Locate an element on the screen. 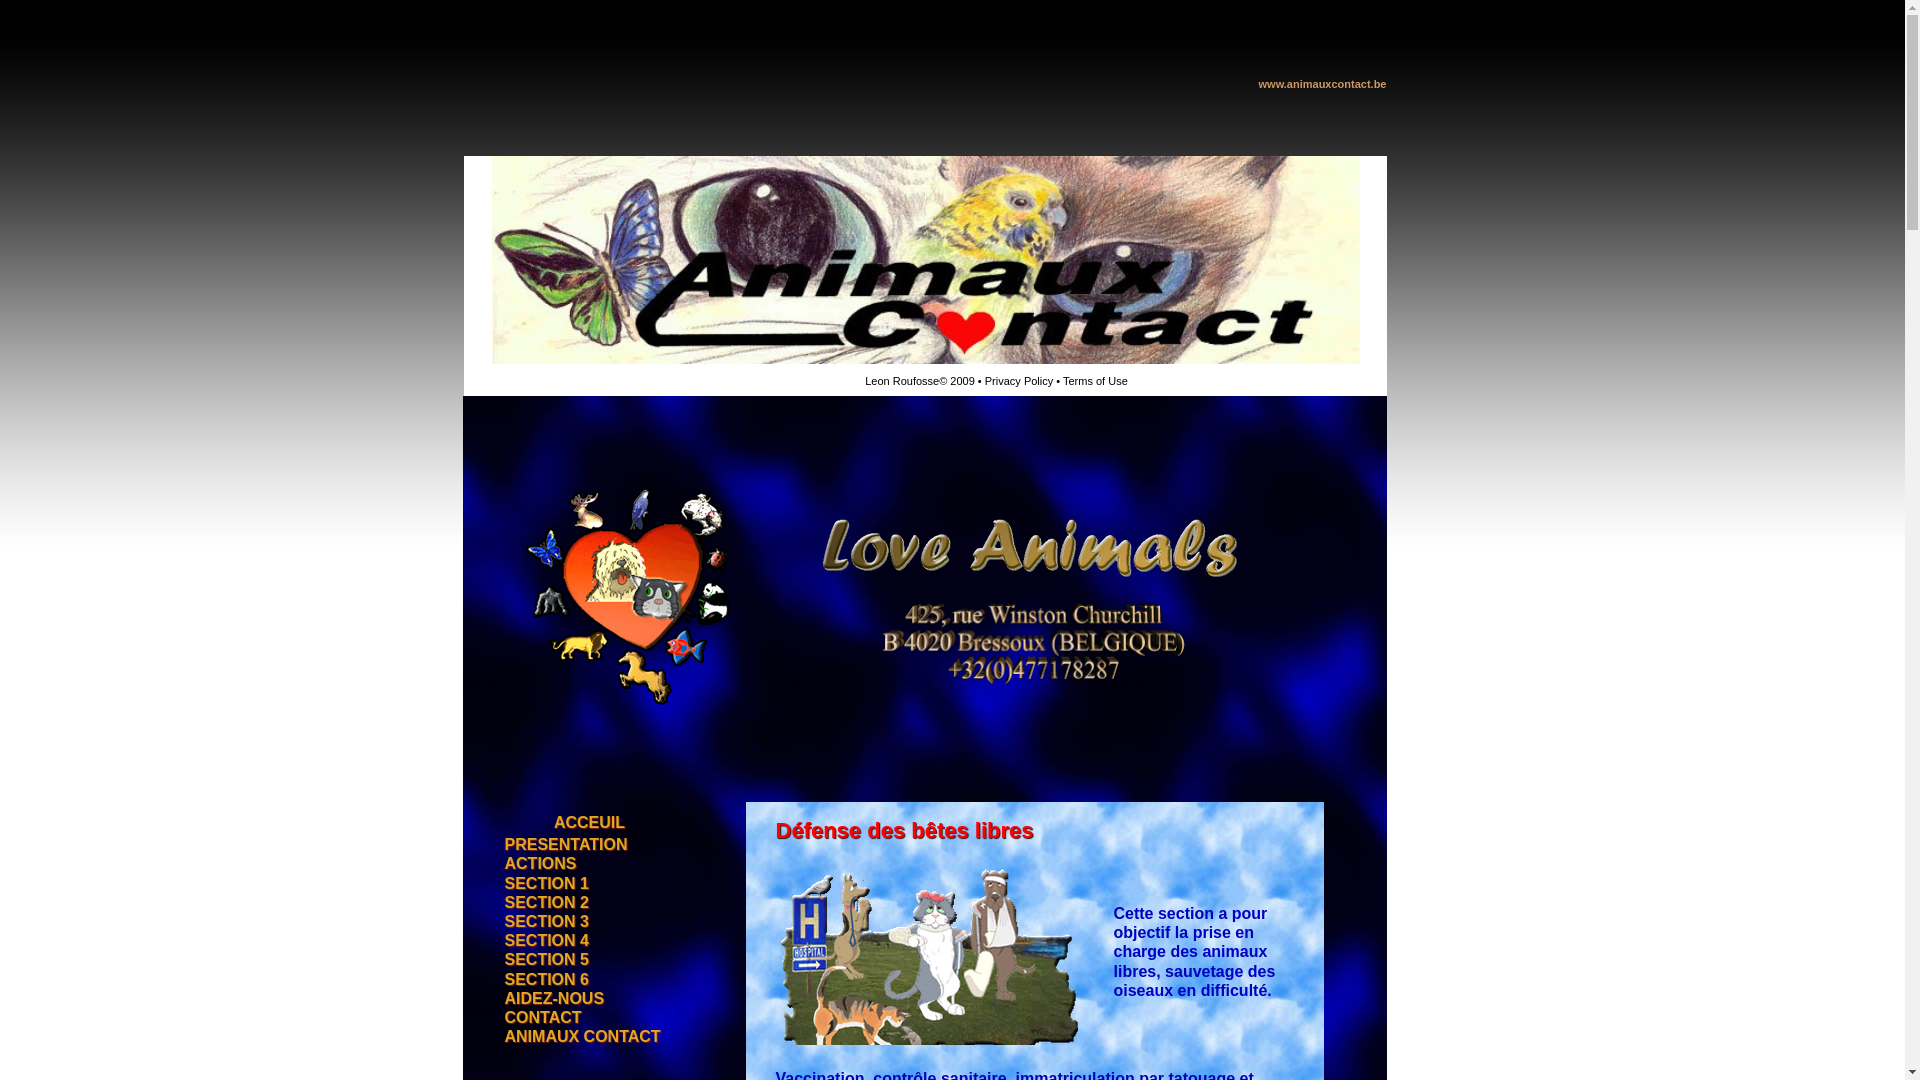 This screenshot has width=1920, height=1080. 'ACTIONS' is located at coordinates (539, 863).